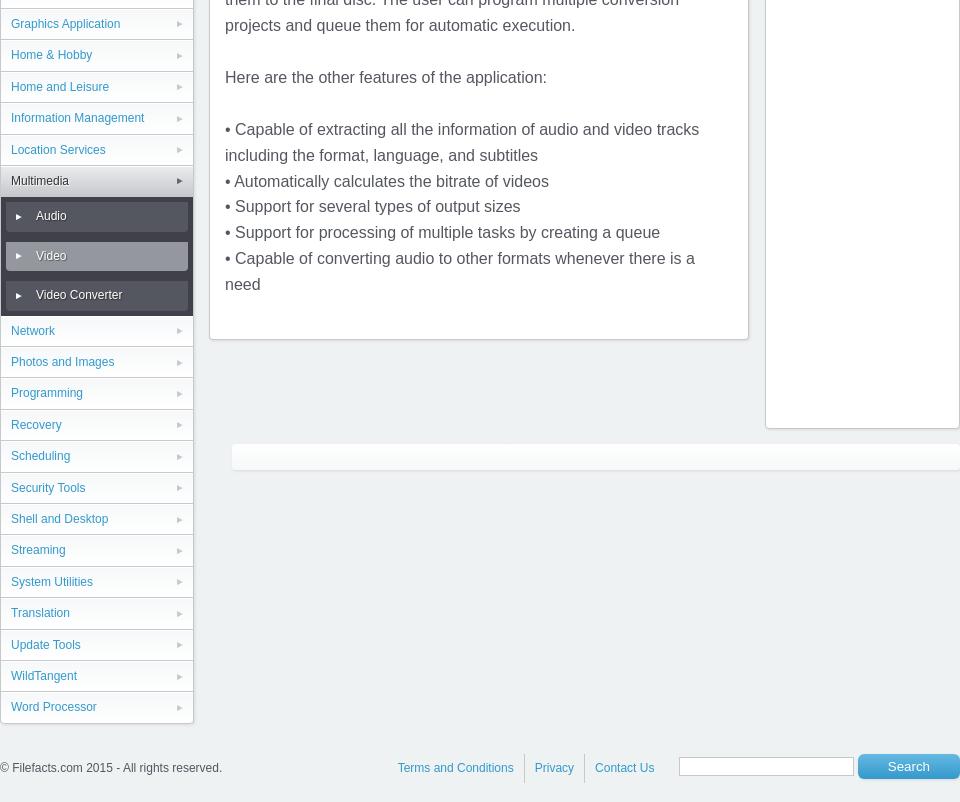  What do you see at coordinates (62, 361) in the screenshot?
I see `'Photos and Images'` at bounding box center [62, 361].